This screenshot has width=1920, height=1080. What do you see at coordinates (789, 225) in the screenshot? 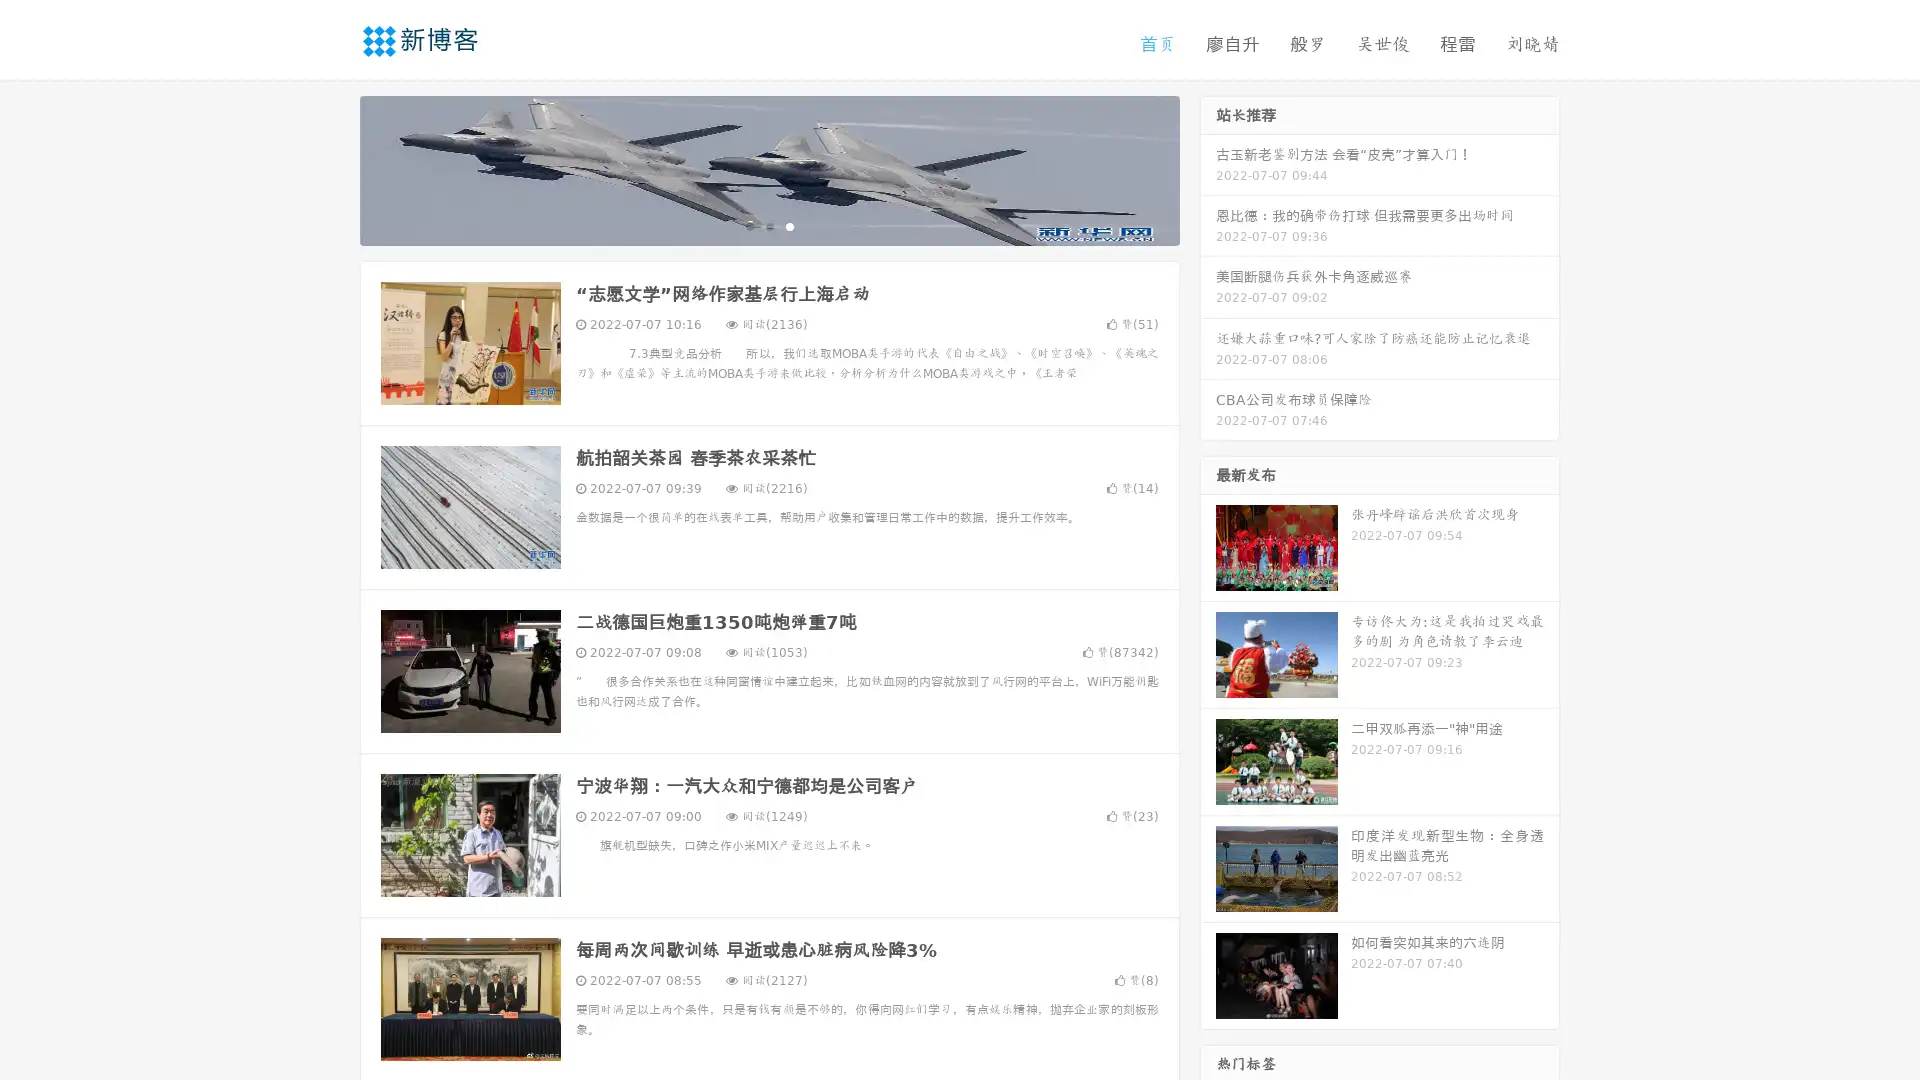
I see `Go to slide 3` at bounding box center [789, 225].